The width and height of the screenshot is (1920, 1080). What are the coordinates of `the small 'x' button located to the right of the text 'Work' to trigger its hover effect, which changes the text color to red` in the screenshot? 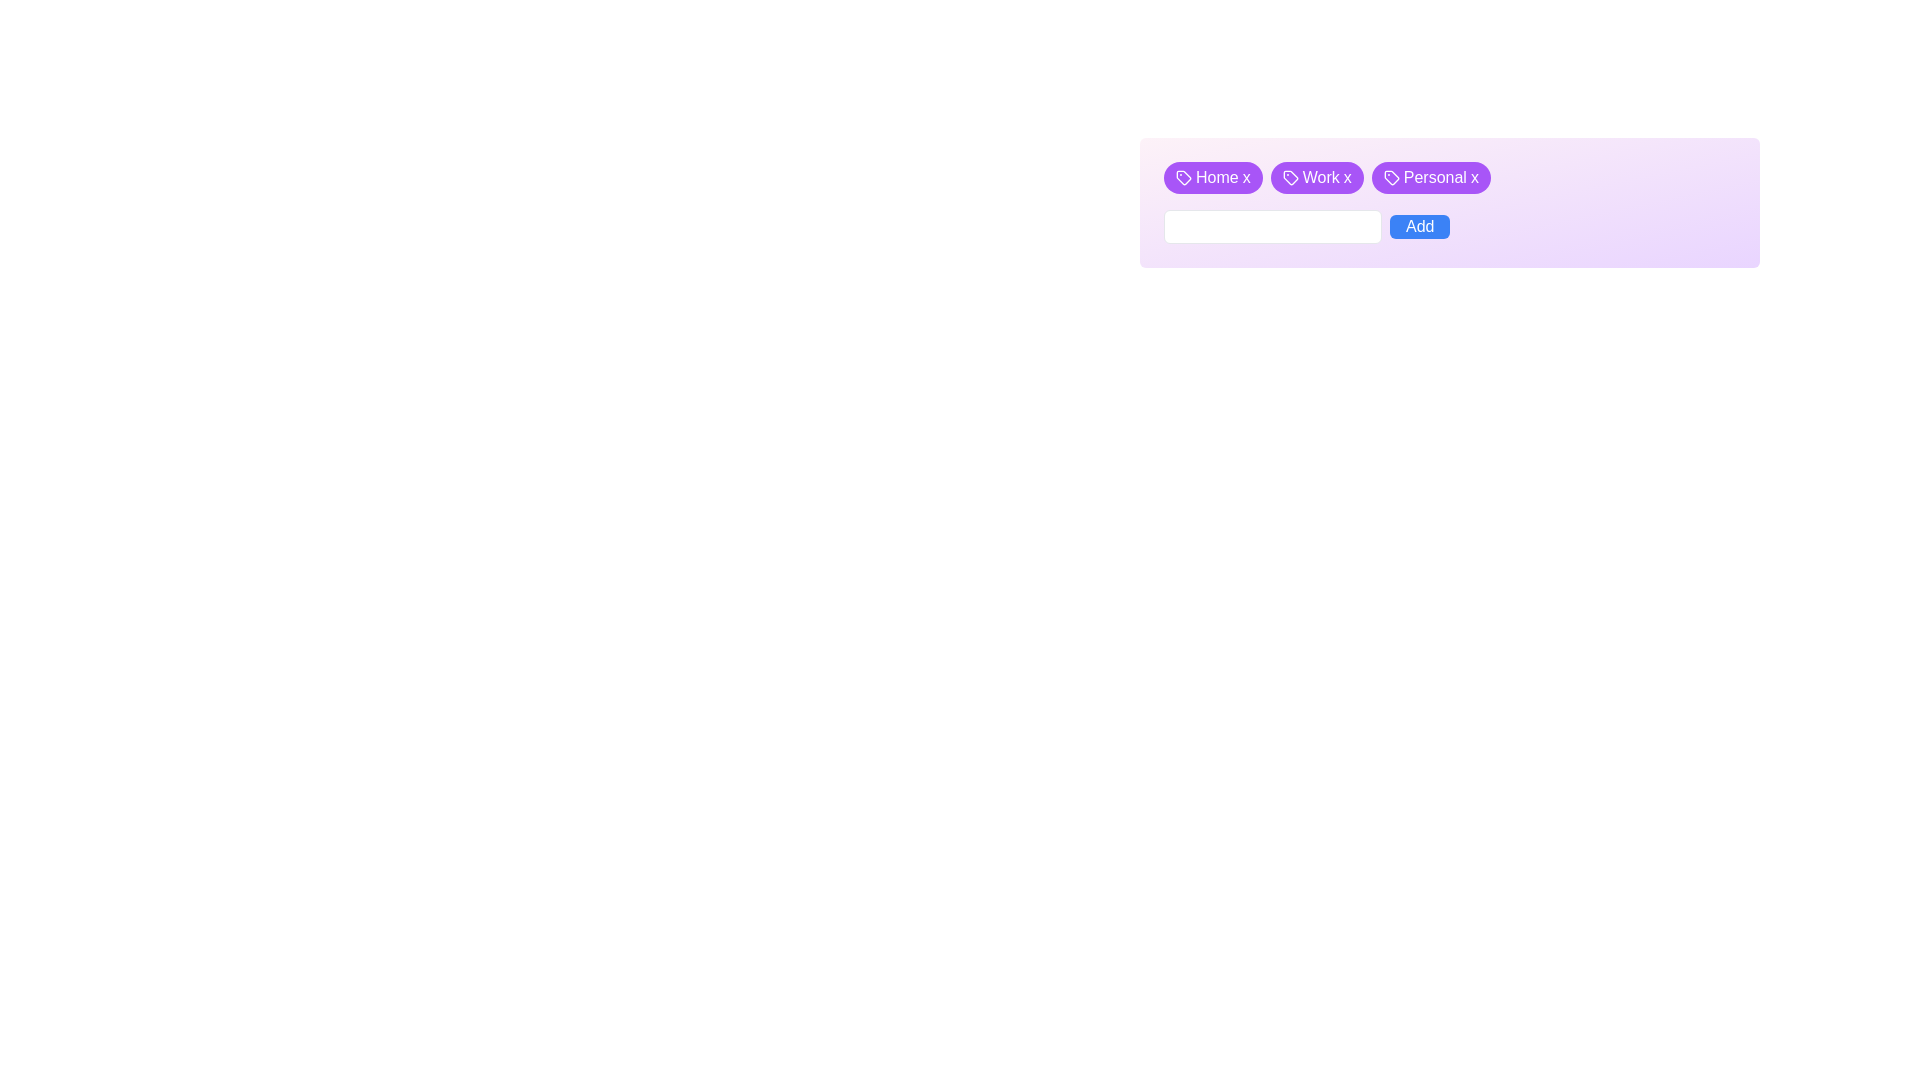 It's located at (1347, 176).